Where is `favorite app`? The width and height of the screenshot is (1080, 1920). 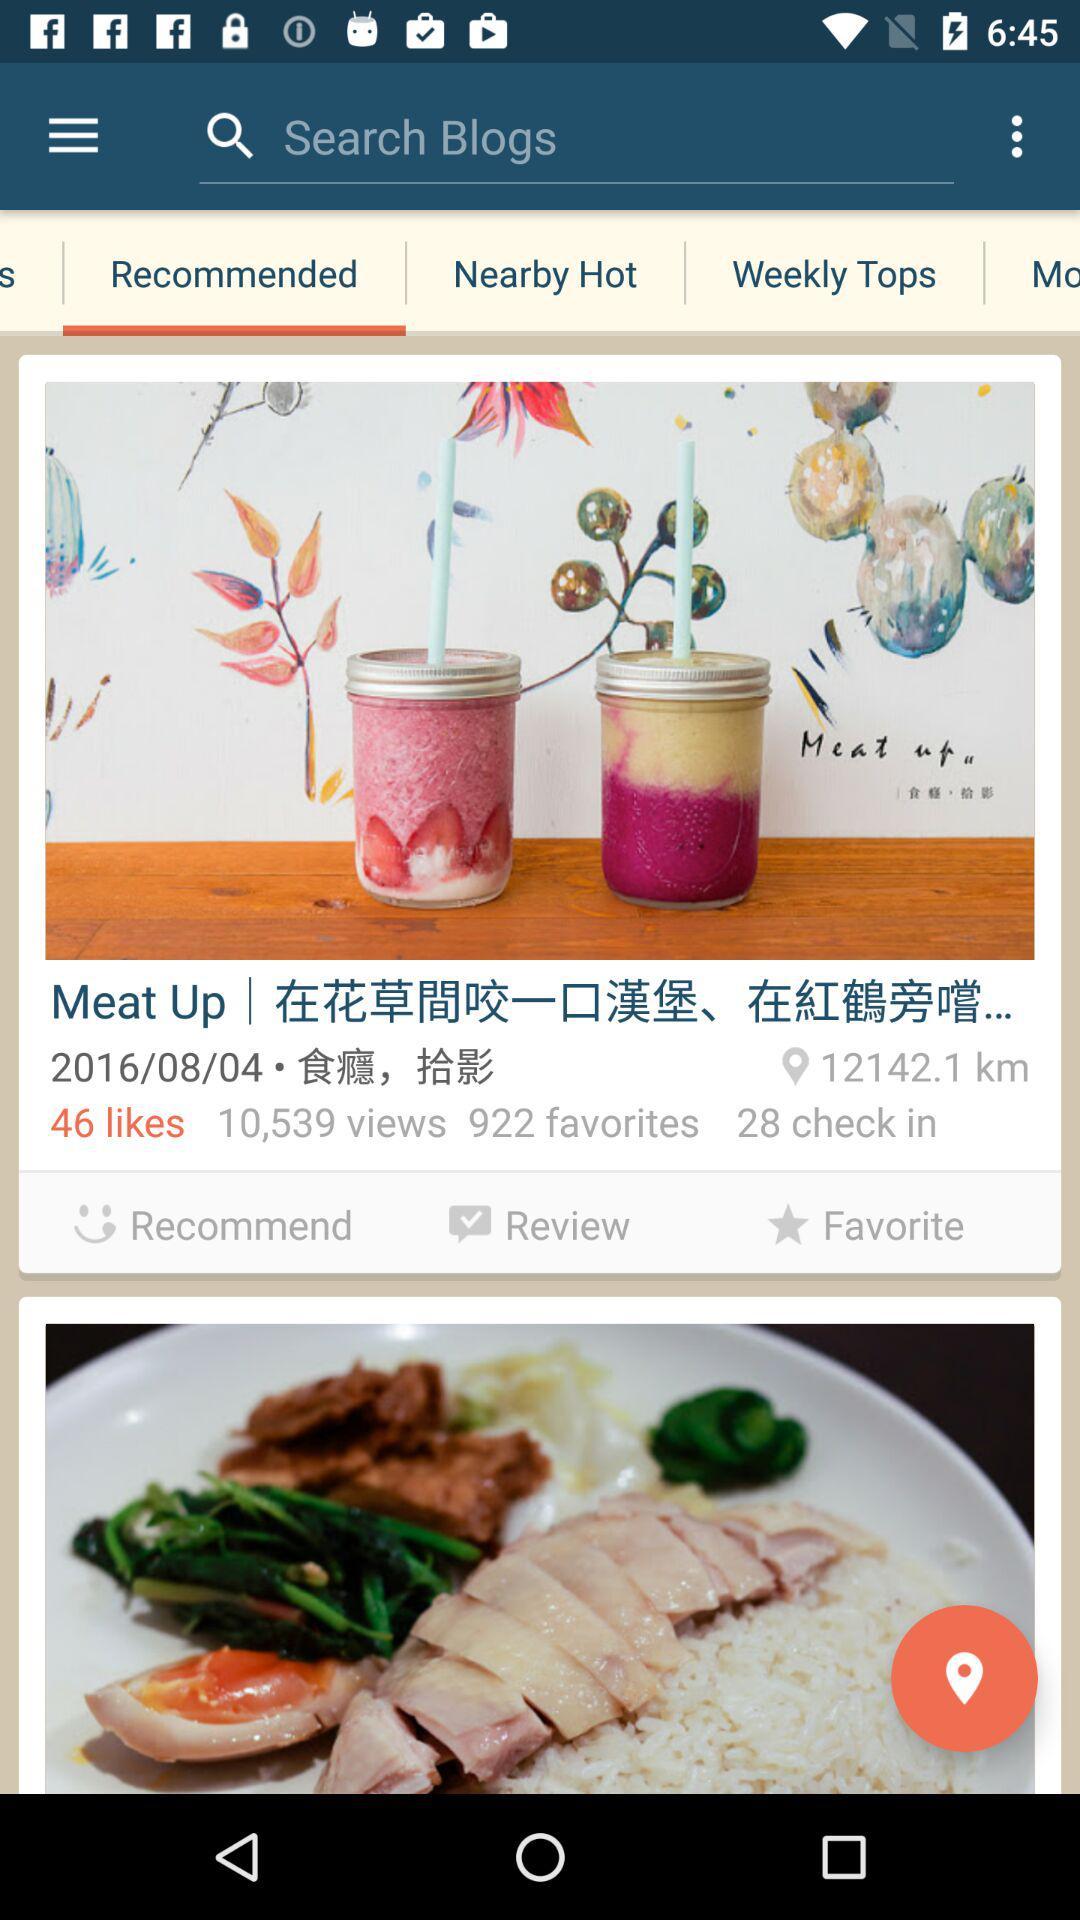
favorite app is located at coordinates (864, 1223).